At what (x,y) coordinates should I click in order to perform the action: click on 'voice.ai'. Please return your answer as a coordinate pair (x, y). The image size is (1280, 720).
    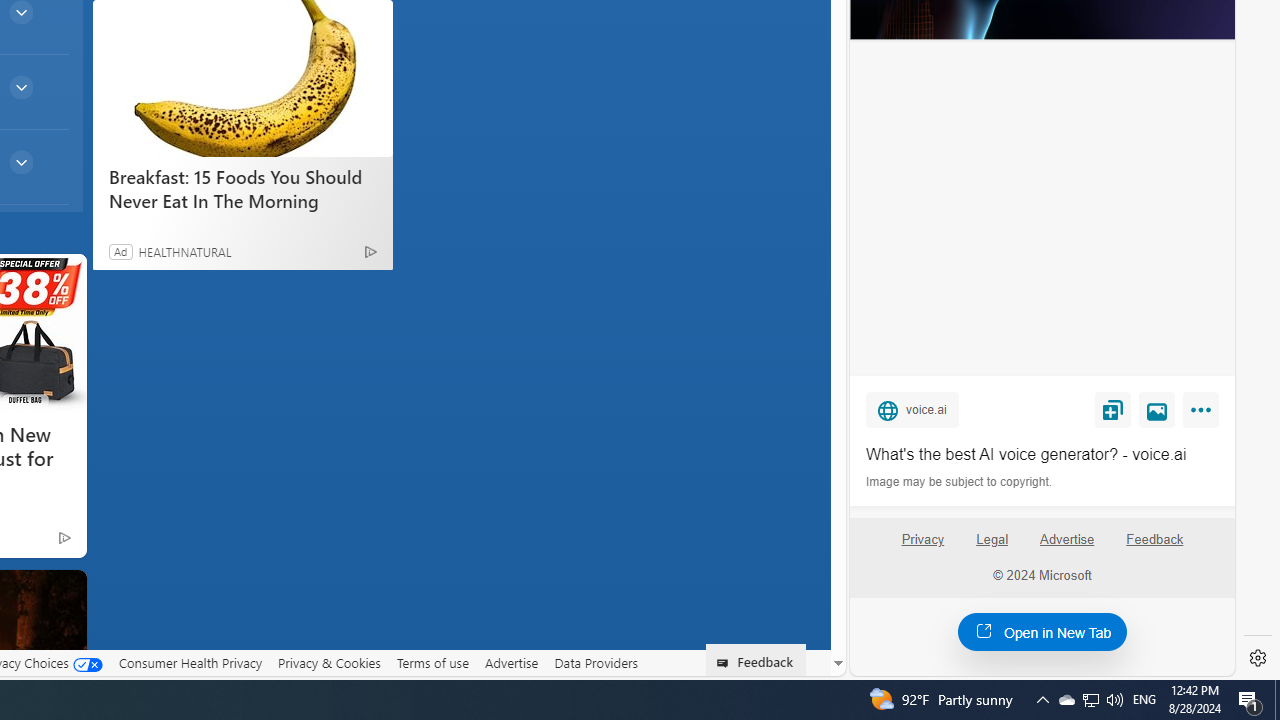
    Looking at the image, I should click on (911, 408).